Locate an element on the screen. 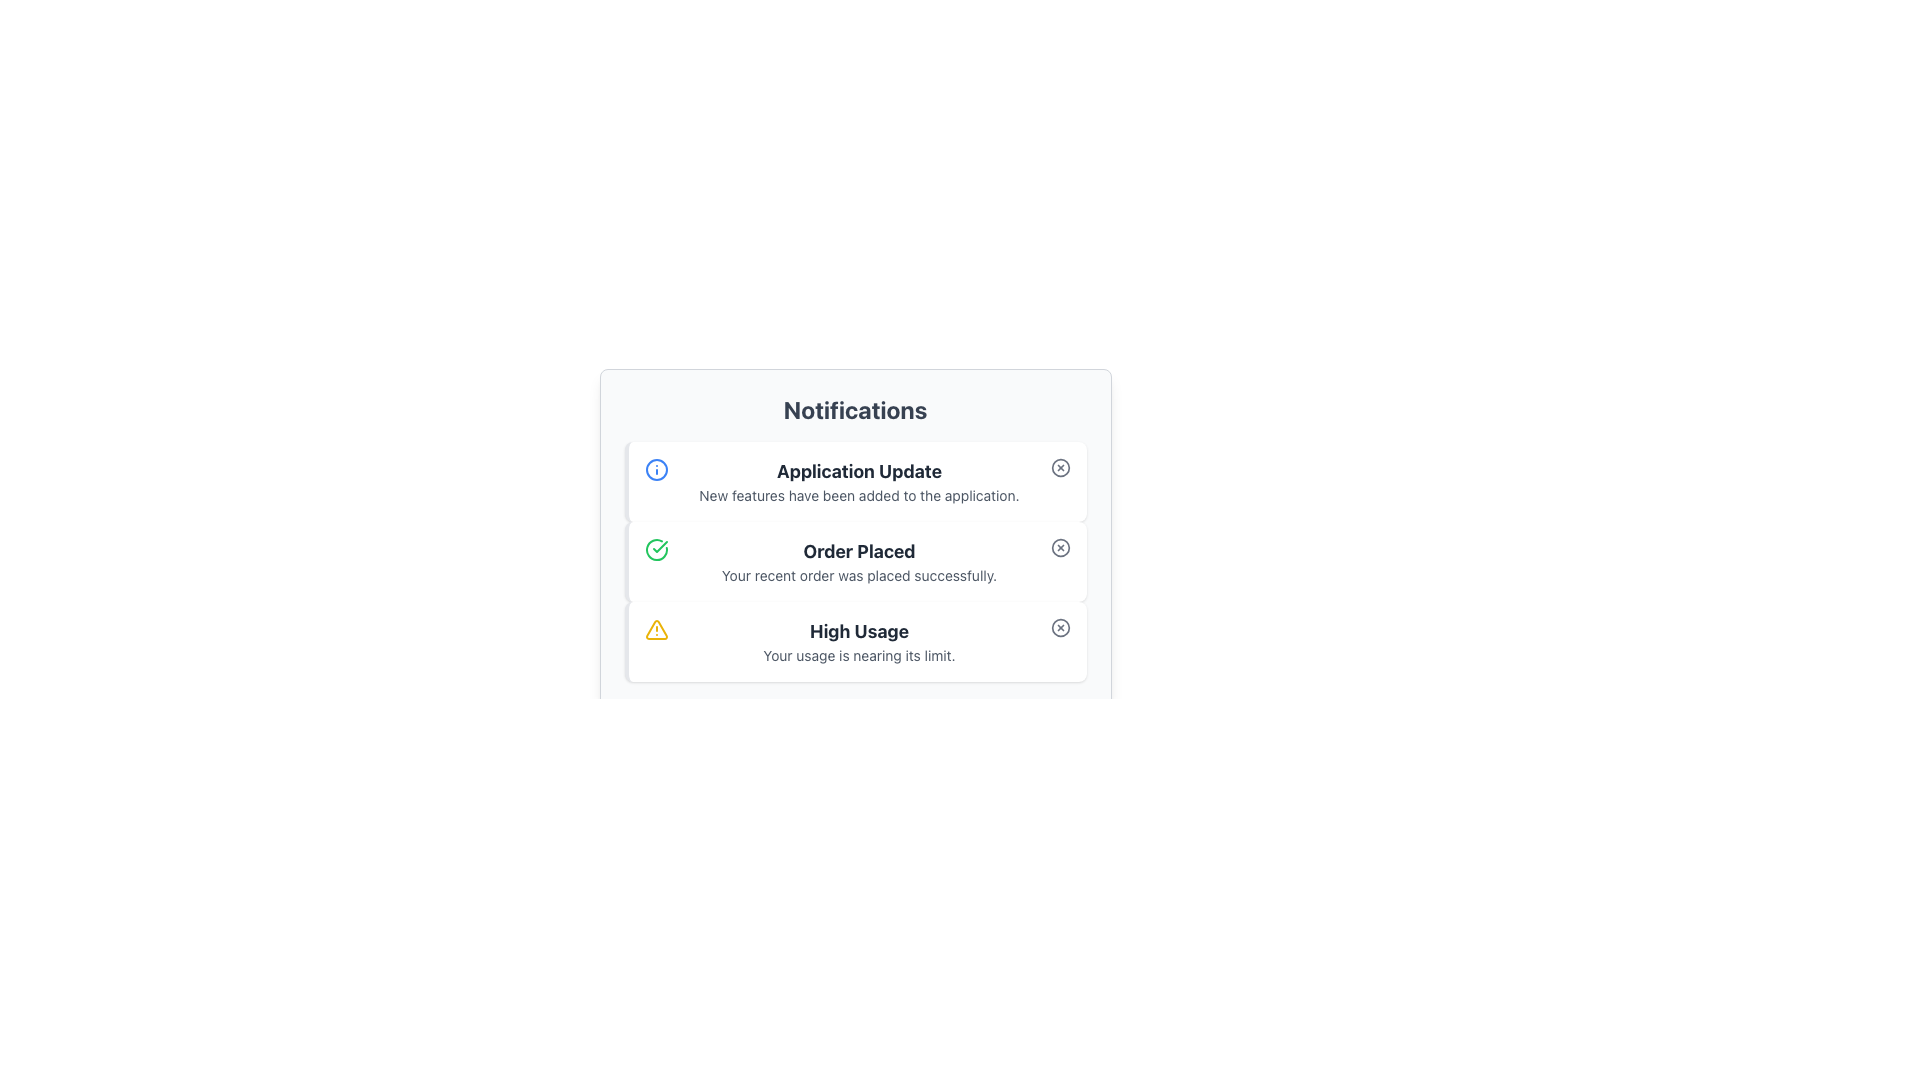 Image resolution: width=1920 pixels, height=1080 pixels. the static text element that reads 'Your usage is nearing its limit.' which is styled in gray and appears below 'High Usage' is located at coordinates (859, 655).